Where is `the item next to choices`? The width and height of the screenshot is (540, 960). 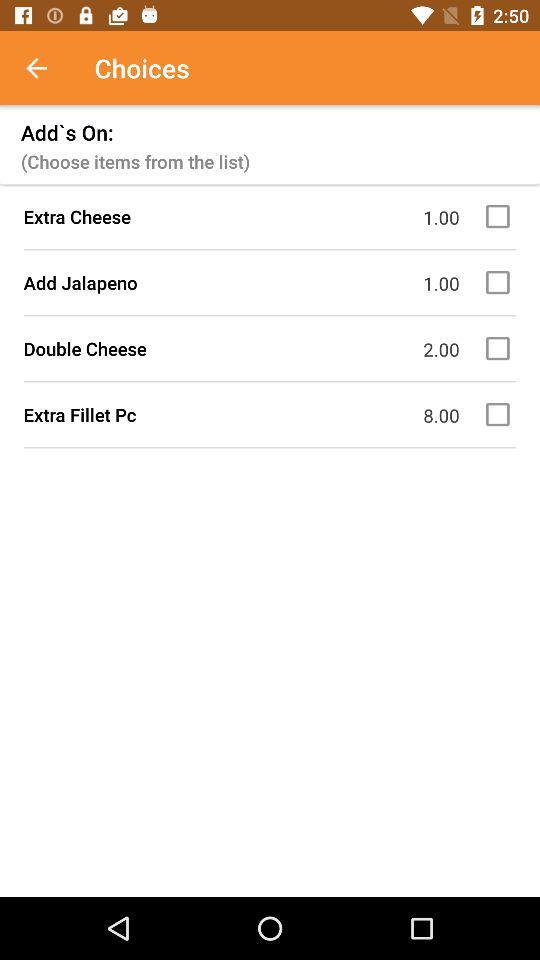 the item next to choices is located at coordinates (47, 68).